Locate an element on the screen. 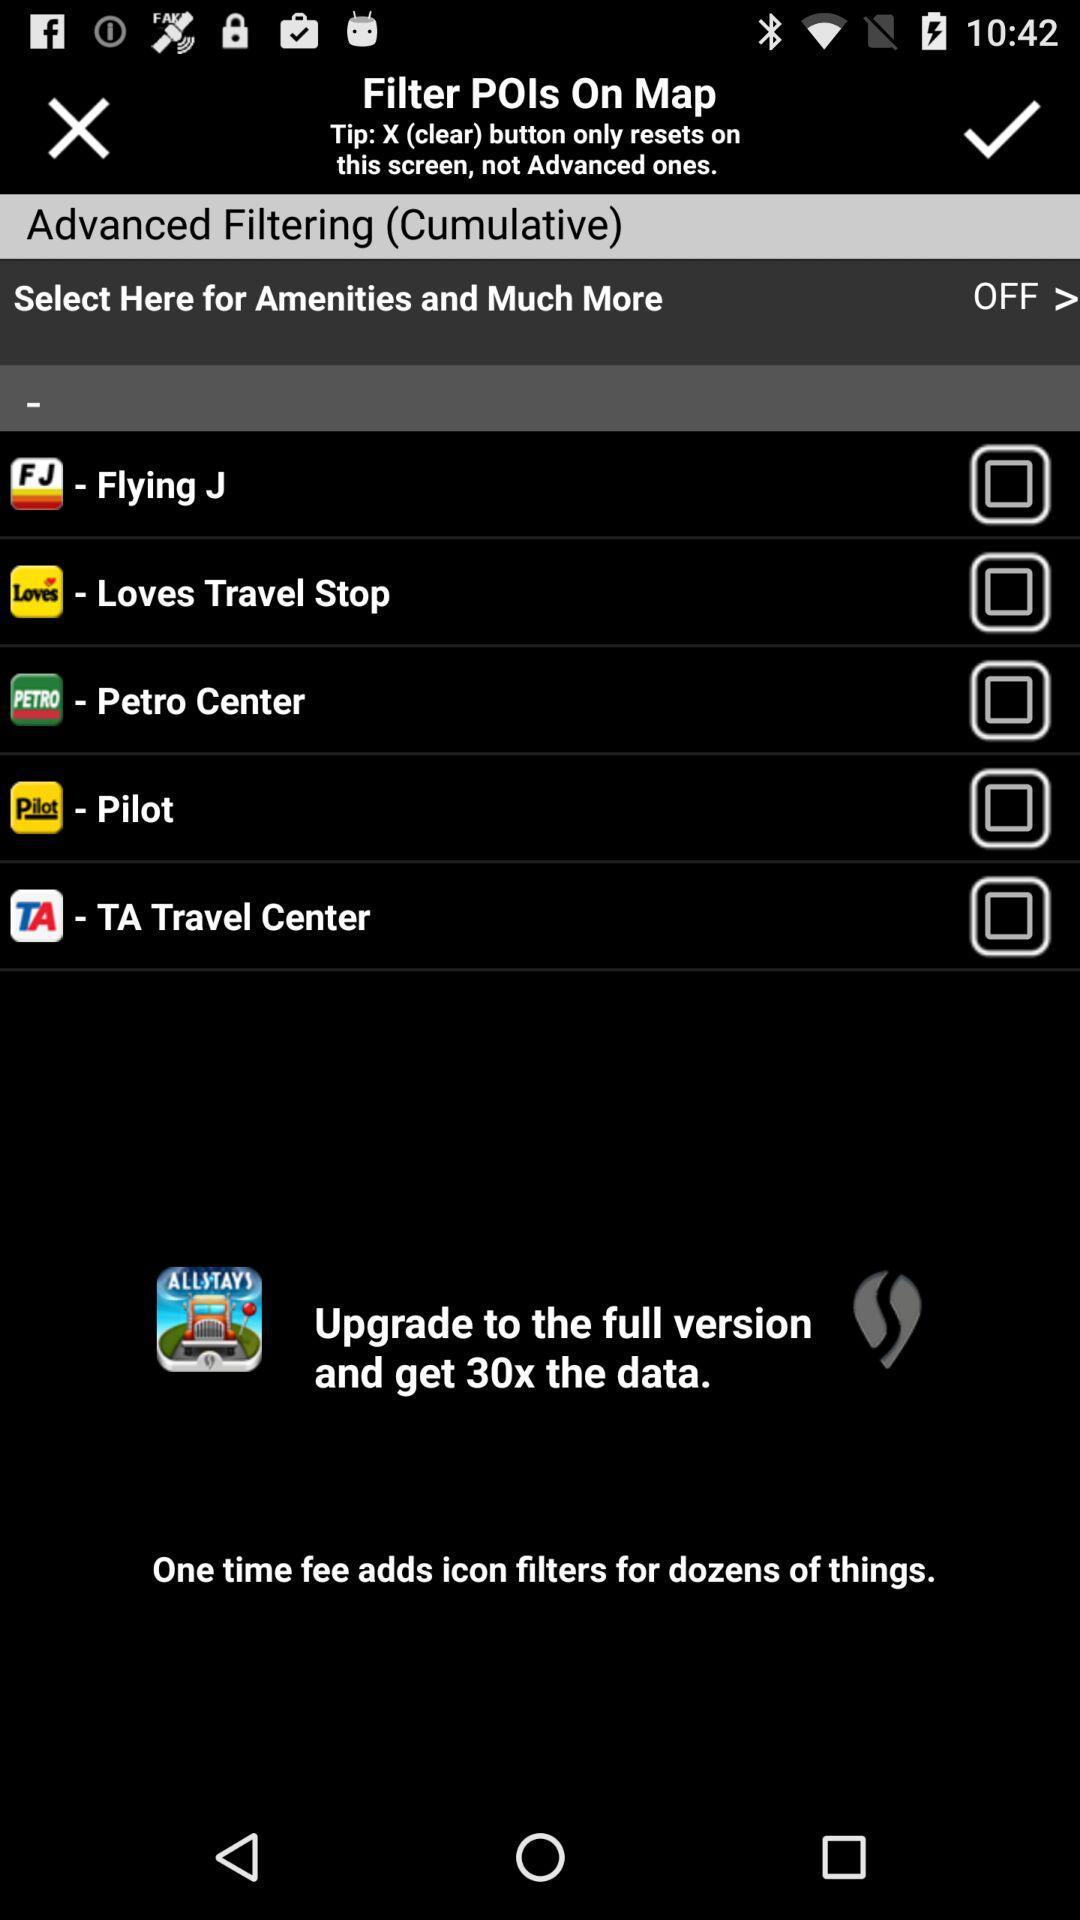 This screenshot has width=1080, height=1920. flying j on is located at coordinates (1019, 483).